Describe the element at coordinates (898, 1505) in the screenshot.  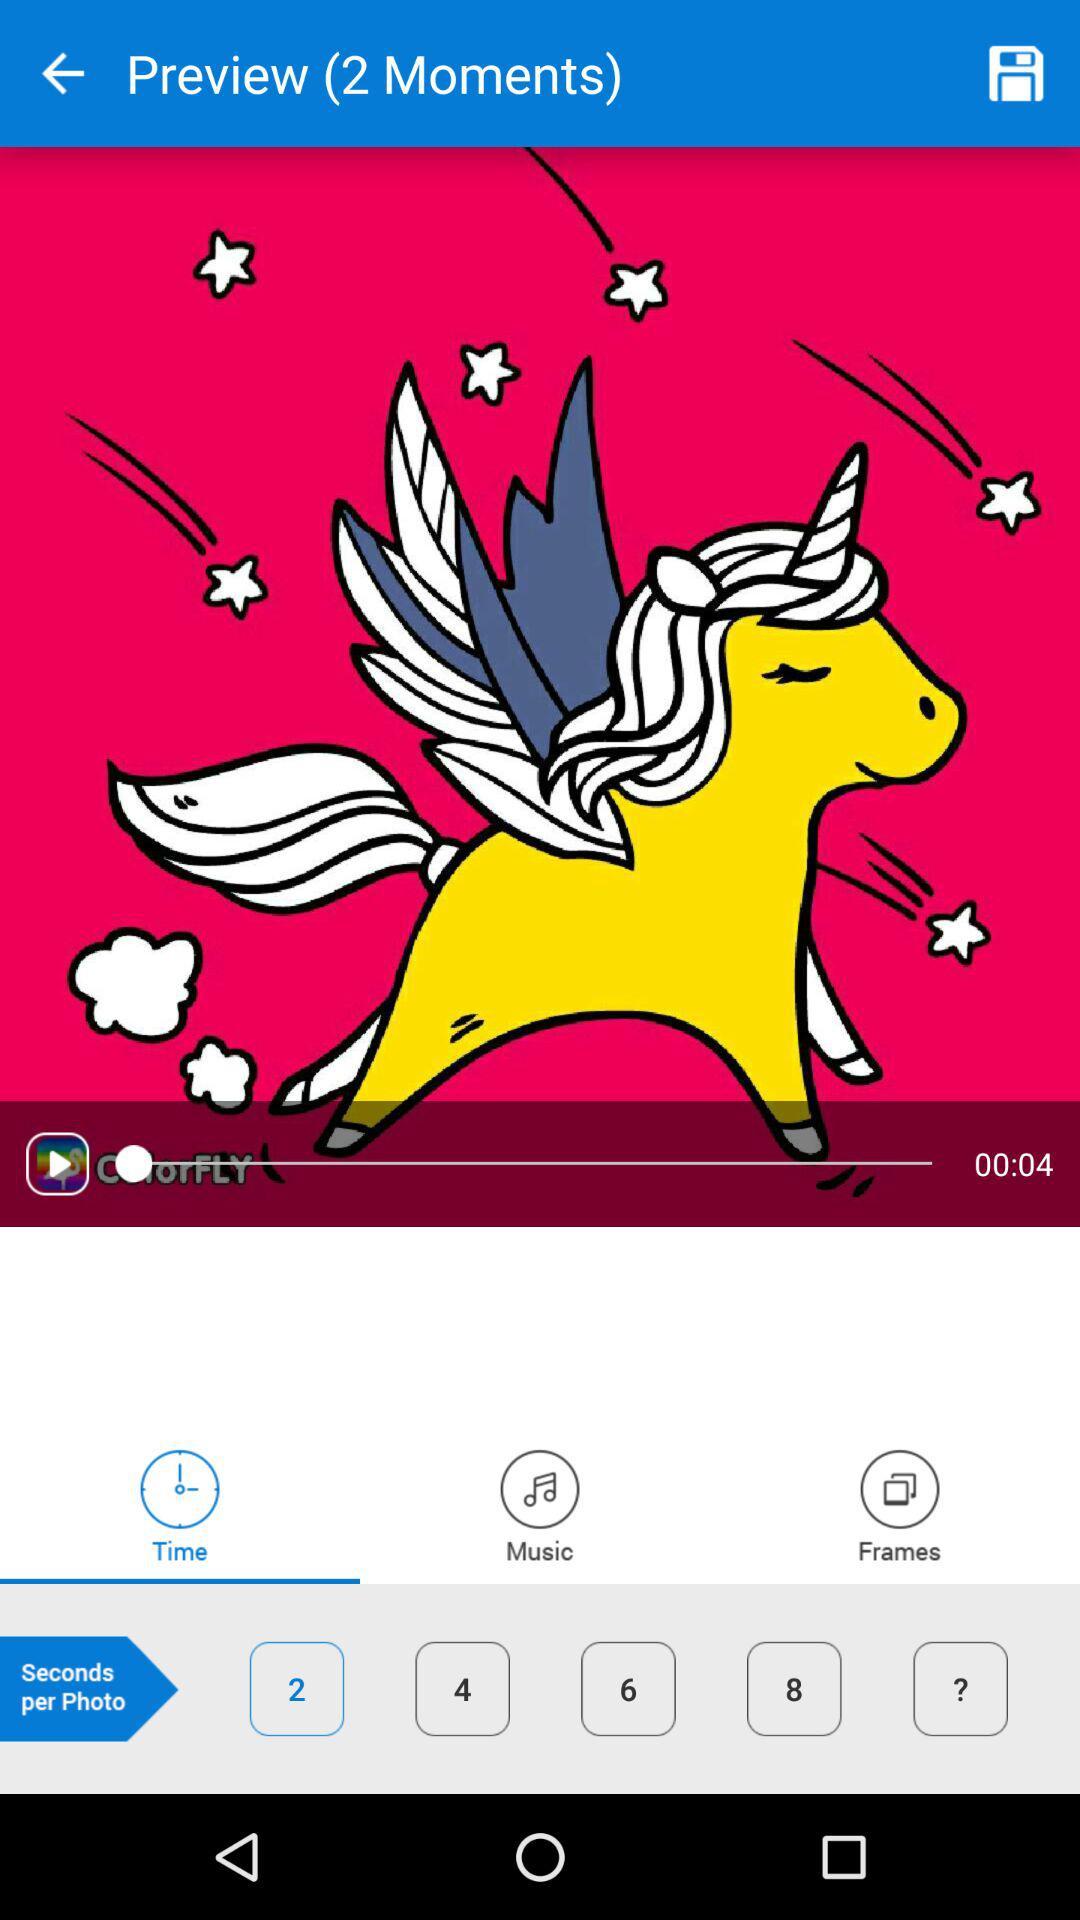
I see `frames` at that location.